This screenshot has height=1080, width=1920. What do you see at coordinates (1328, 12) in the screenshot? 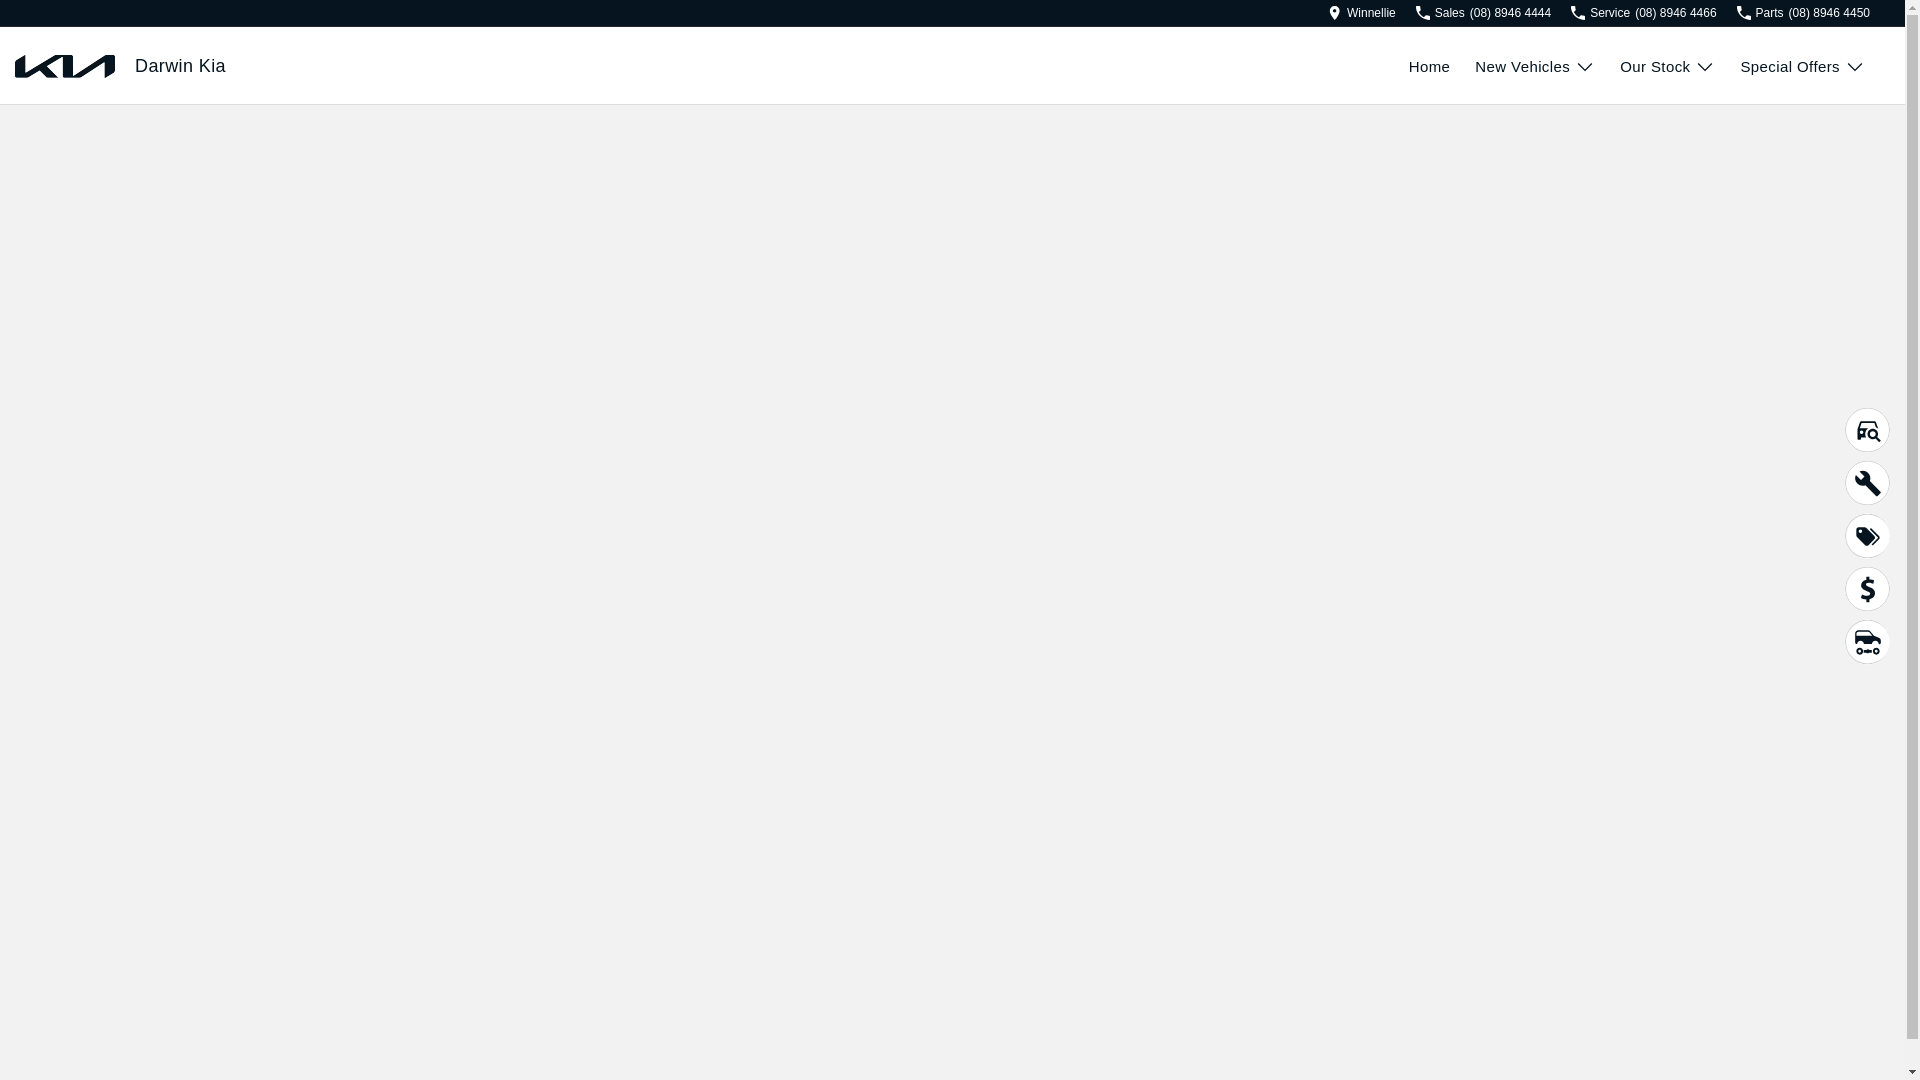
I see `'Winnellie'` at bounding box center [1328, 12].